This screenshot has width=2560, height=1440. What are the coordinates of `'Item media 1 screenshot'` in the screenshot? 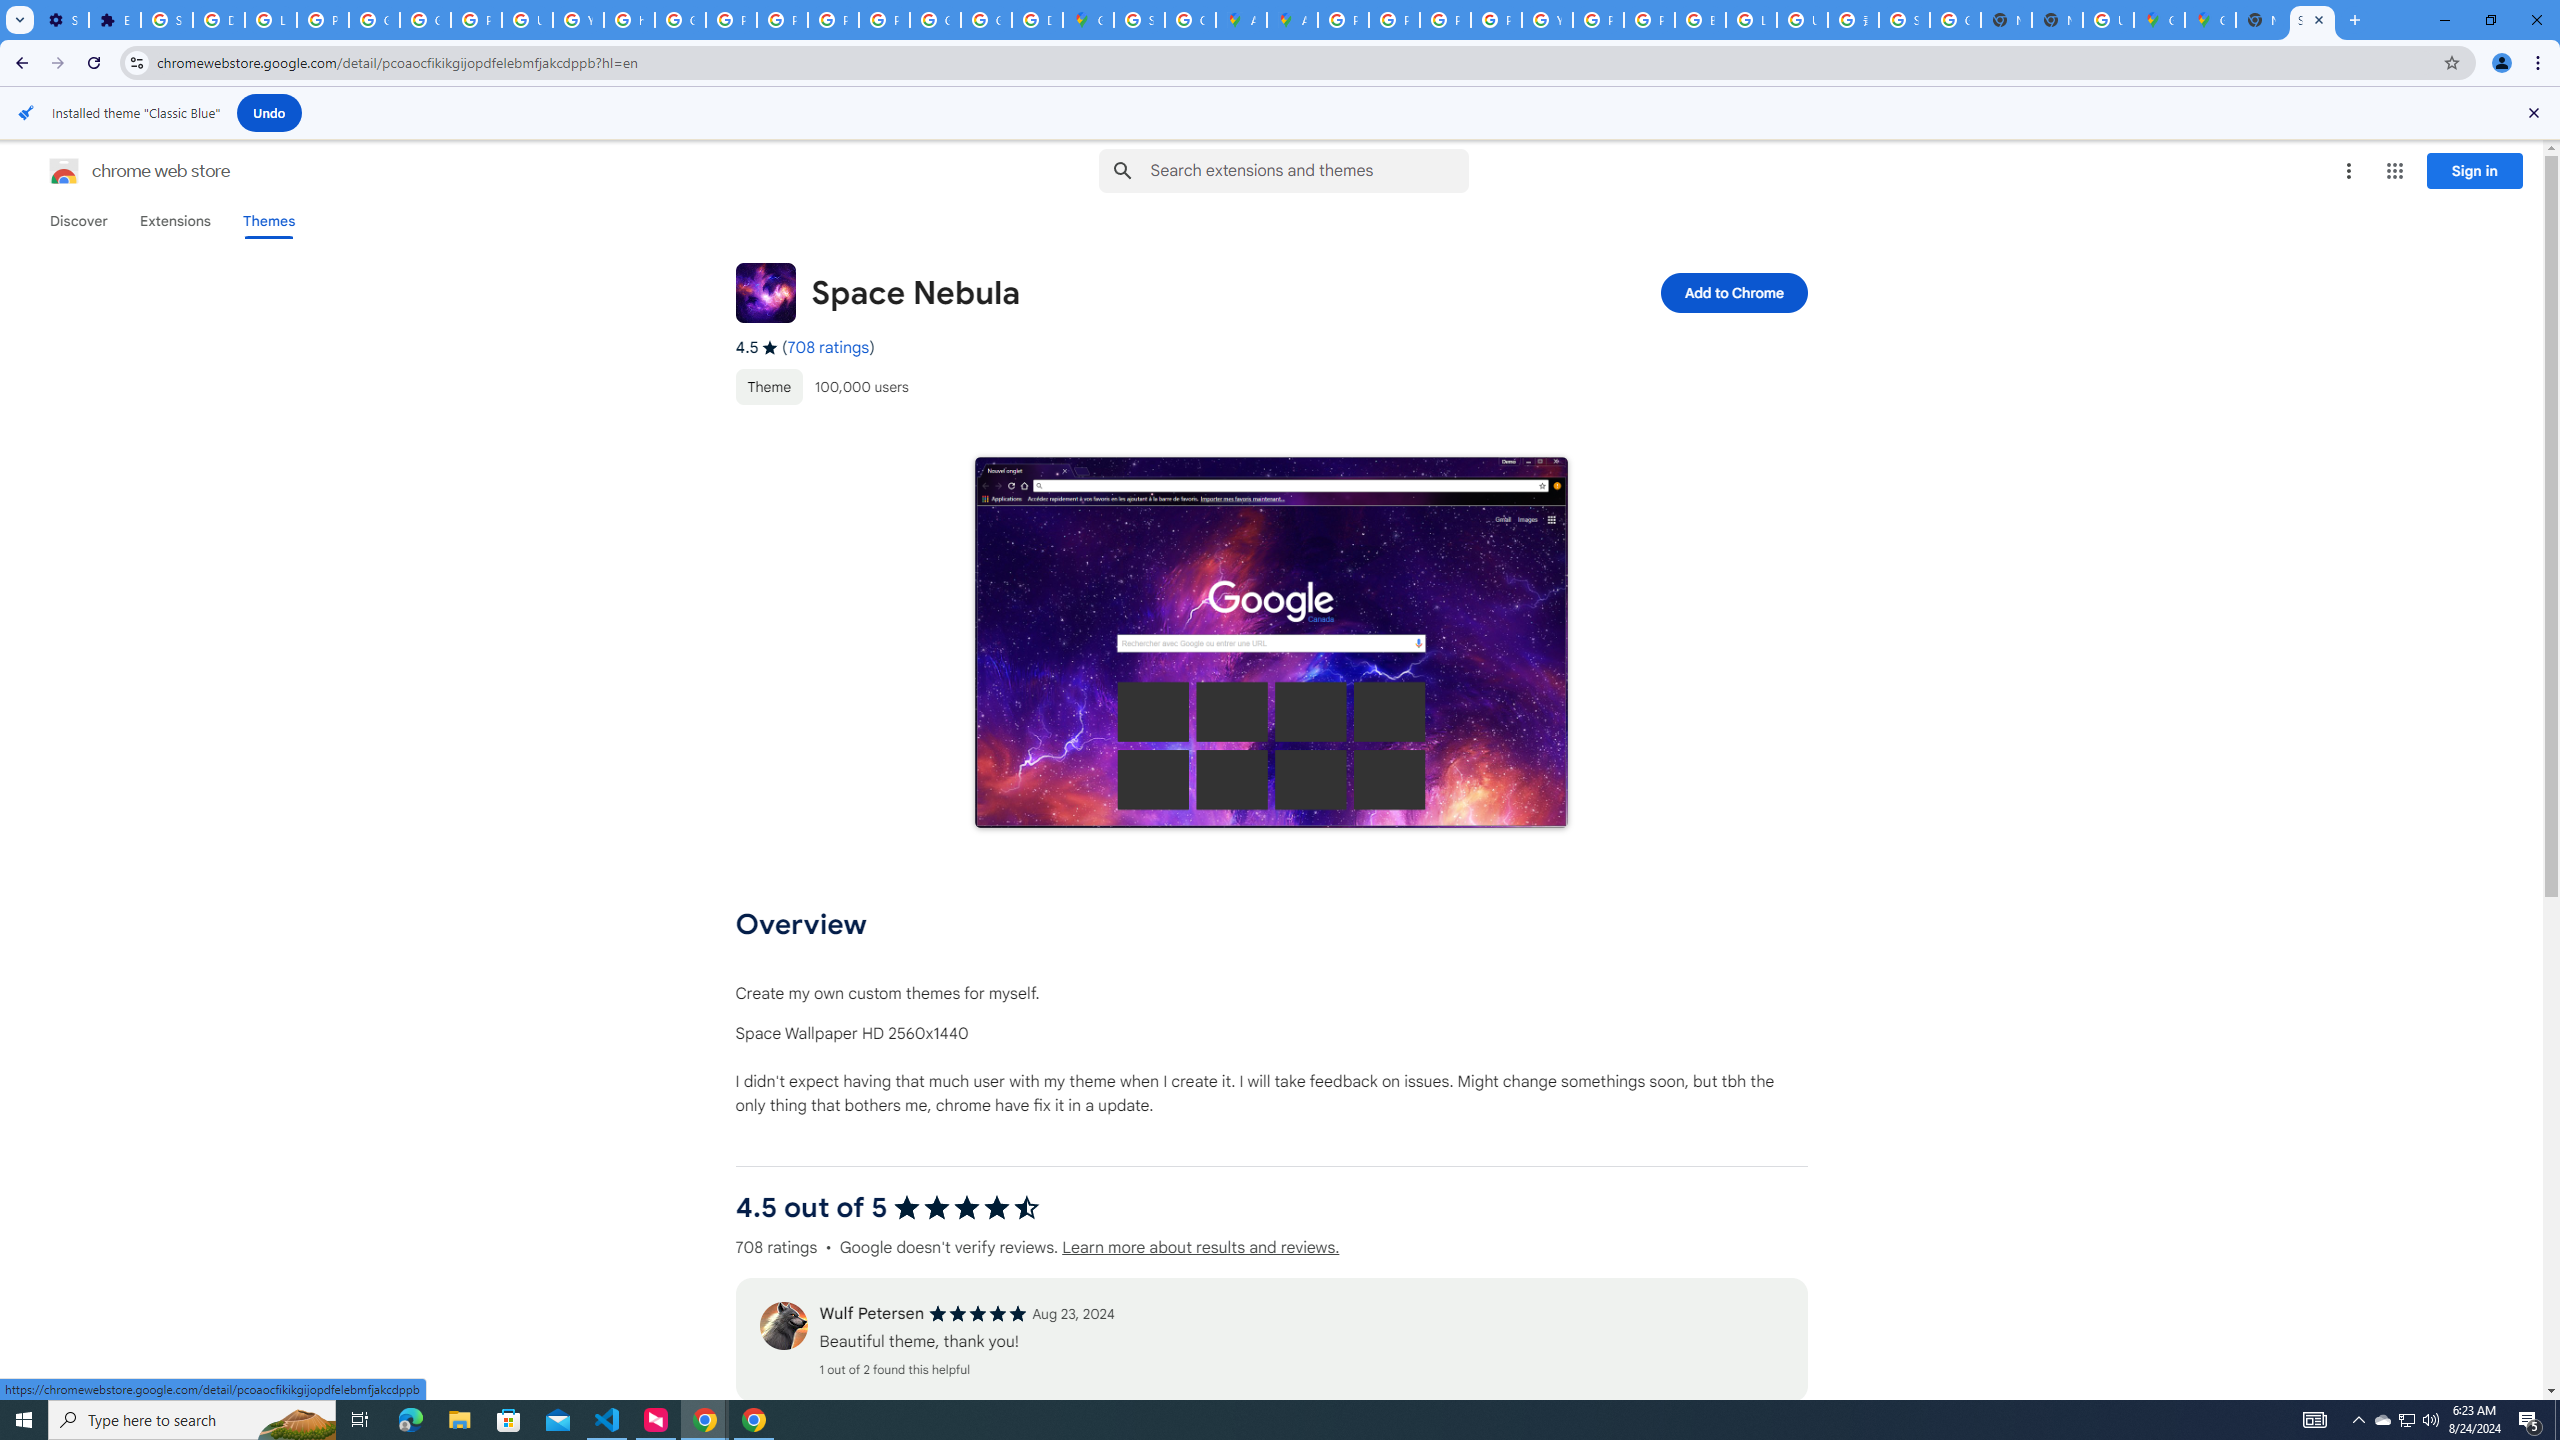 It's located at (1271, 642).